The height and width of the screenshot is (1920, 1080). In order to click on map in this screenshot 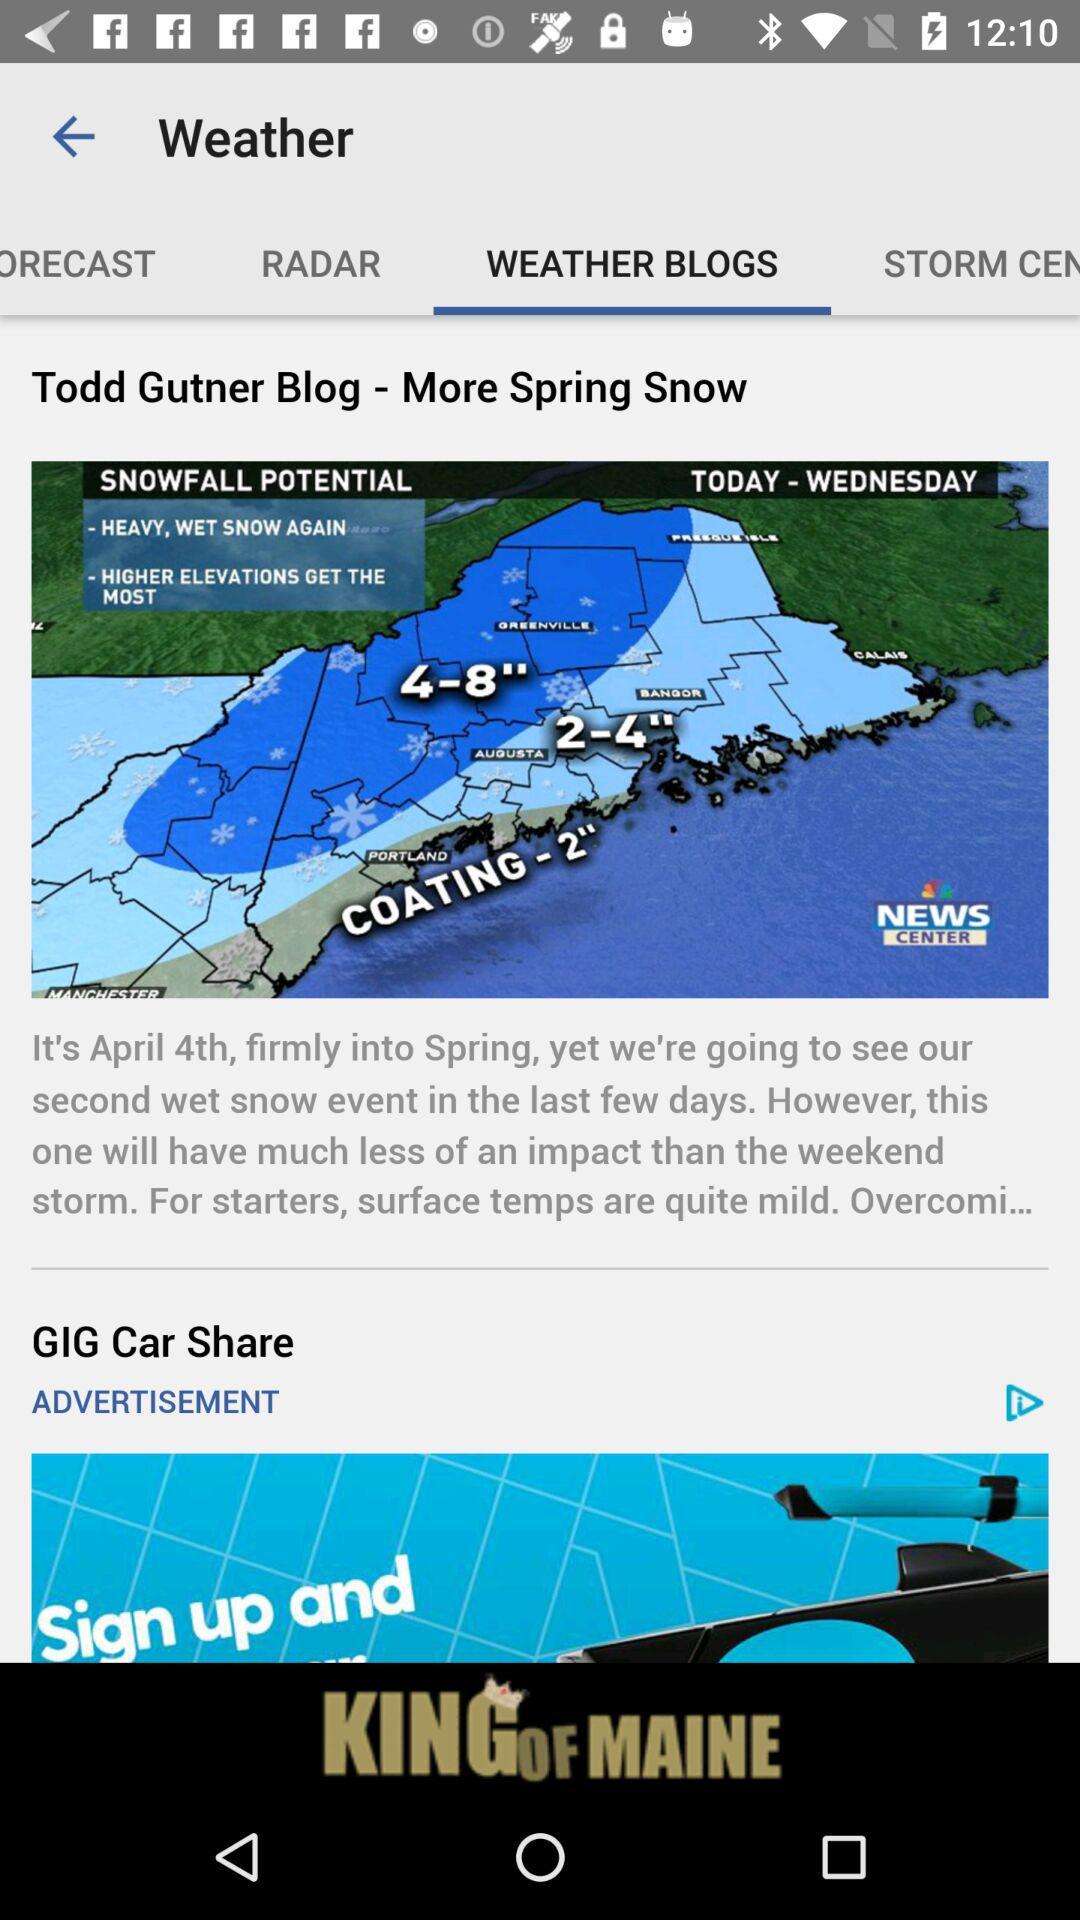, I will do `click(540, 1557)`.